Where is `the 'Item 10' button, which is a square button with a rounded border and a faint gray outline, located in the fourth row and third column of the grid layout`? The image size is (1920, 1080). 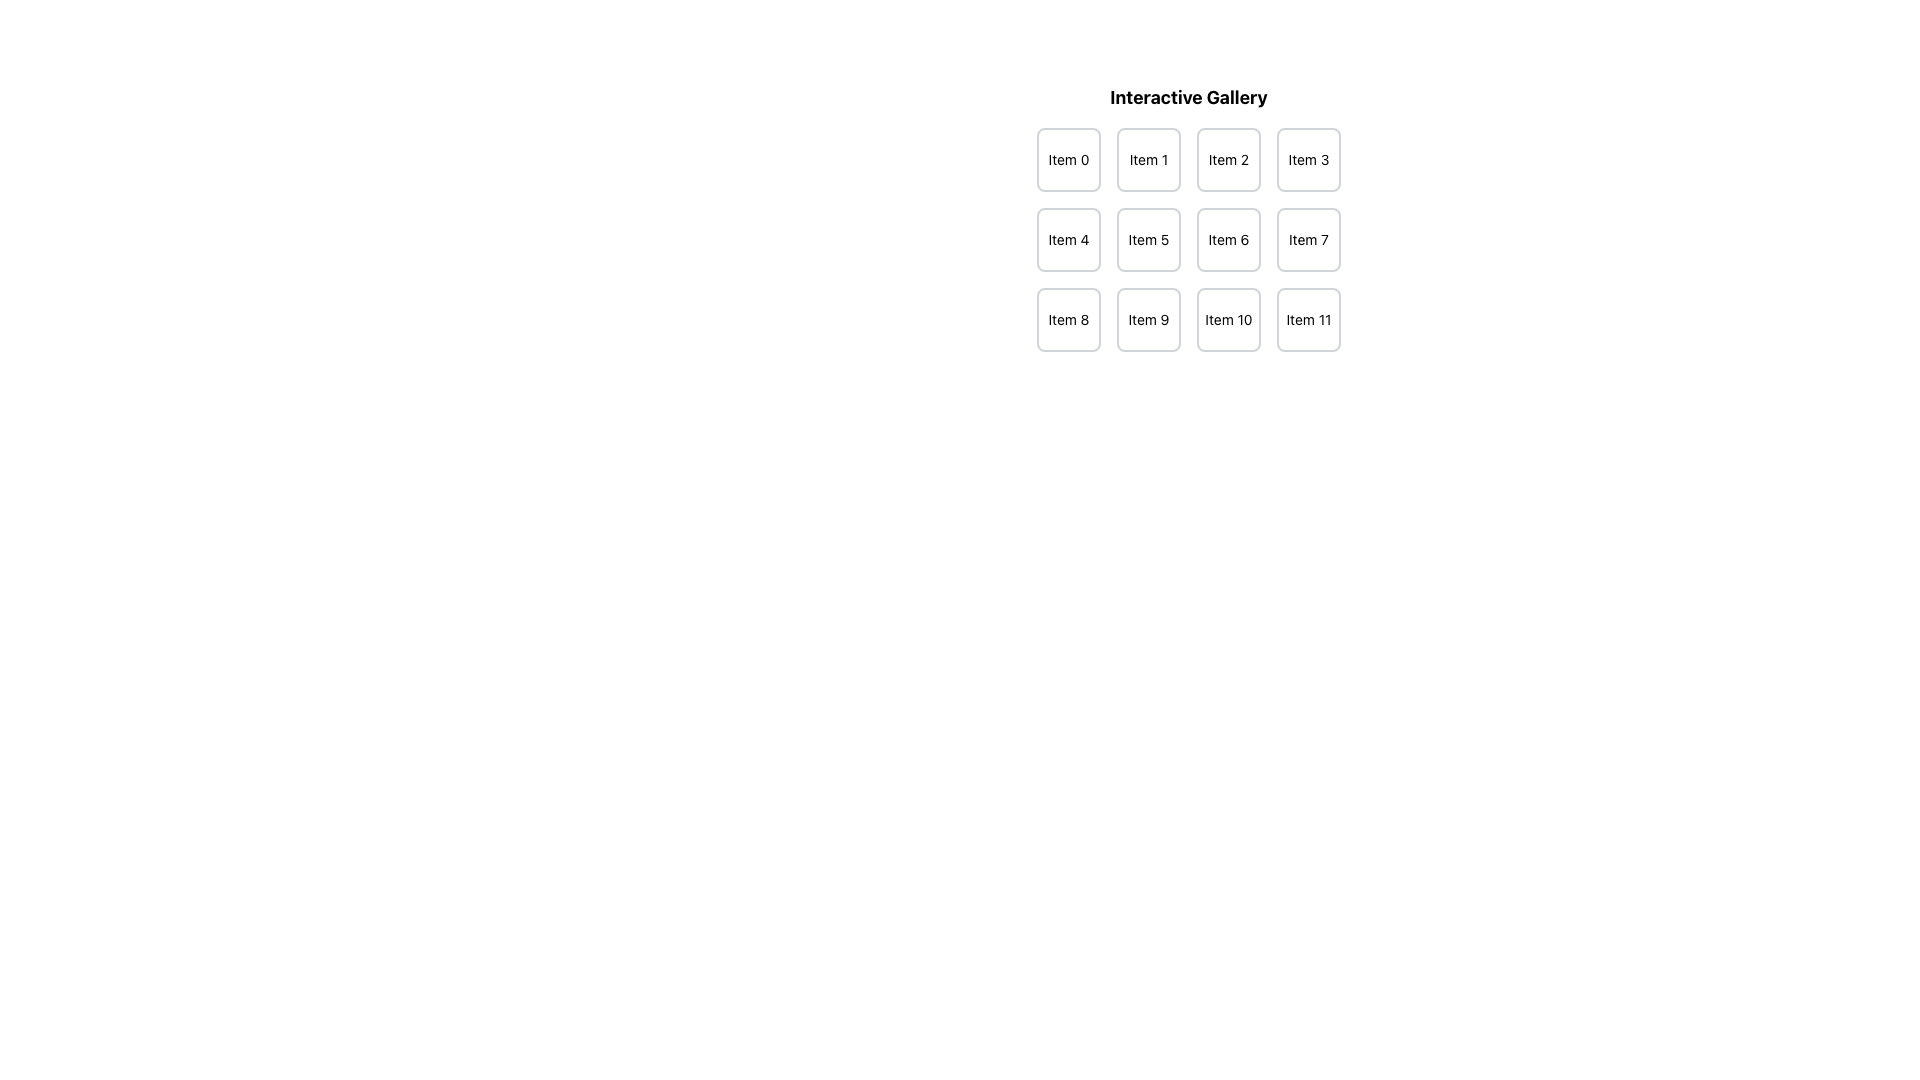
the 'Item 10' button, which is a square button with a rounded border and a faint gray outline, located in the fourth row and third column of the grid layout is located at coordinates (1227, 319).